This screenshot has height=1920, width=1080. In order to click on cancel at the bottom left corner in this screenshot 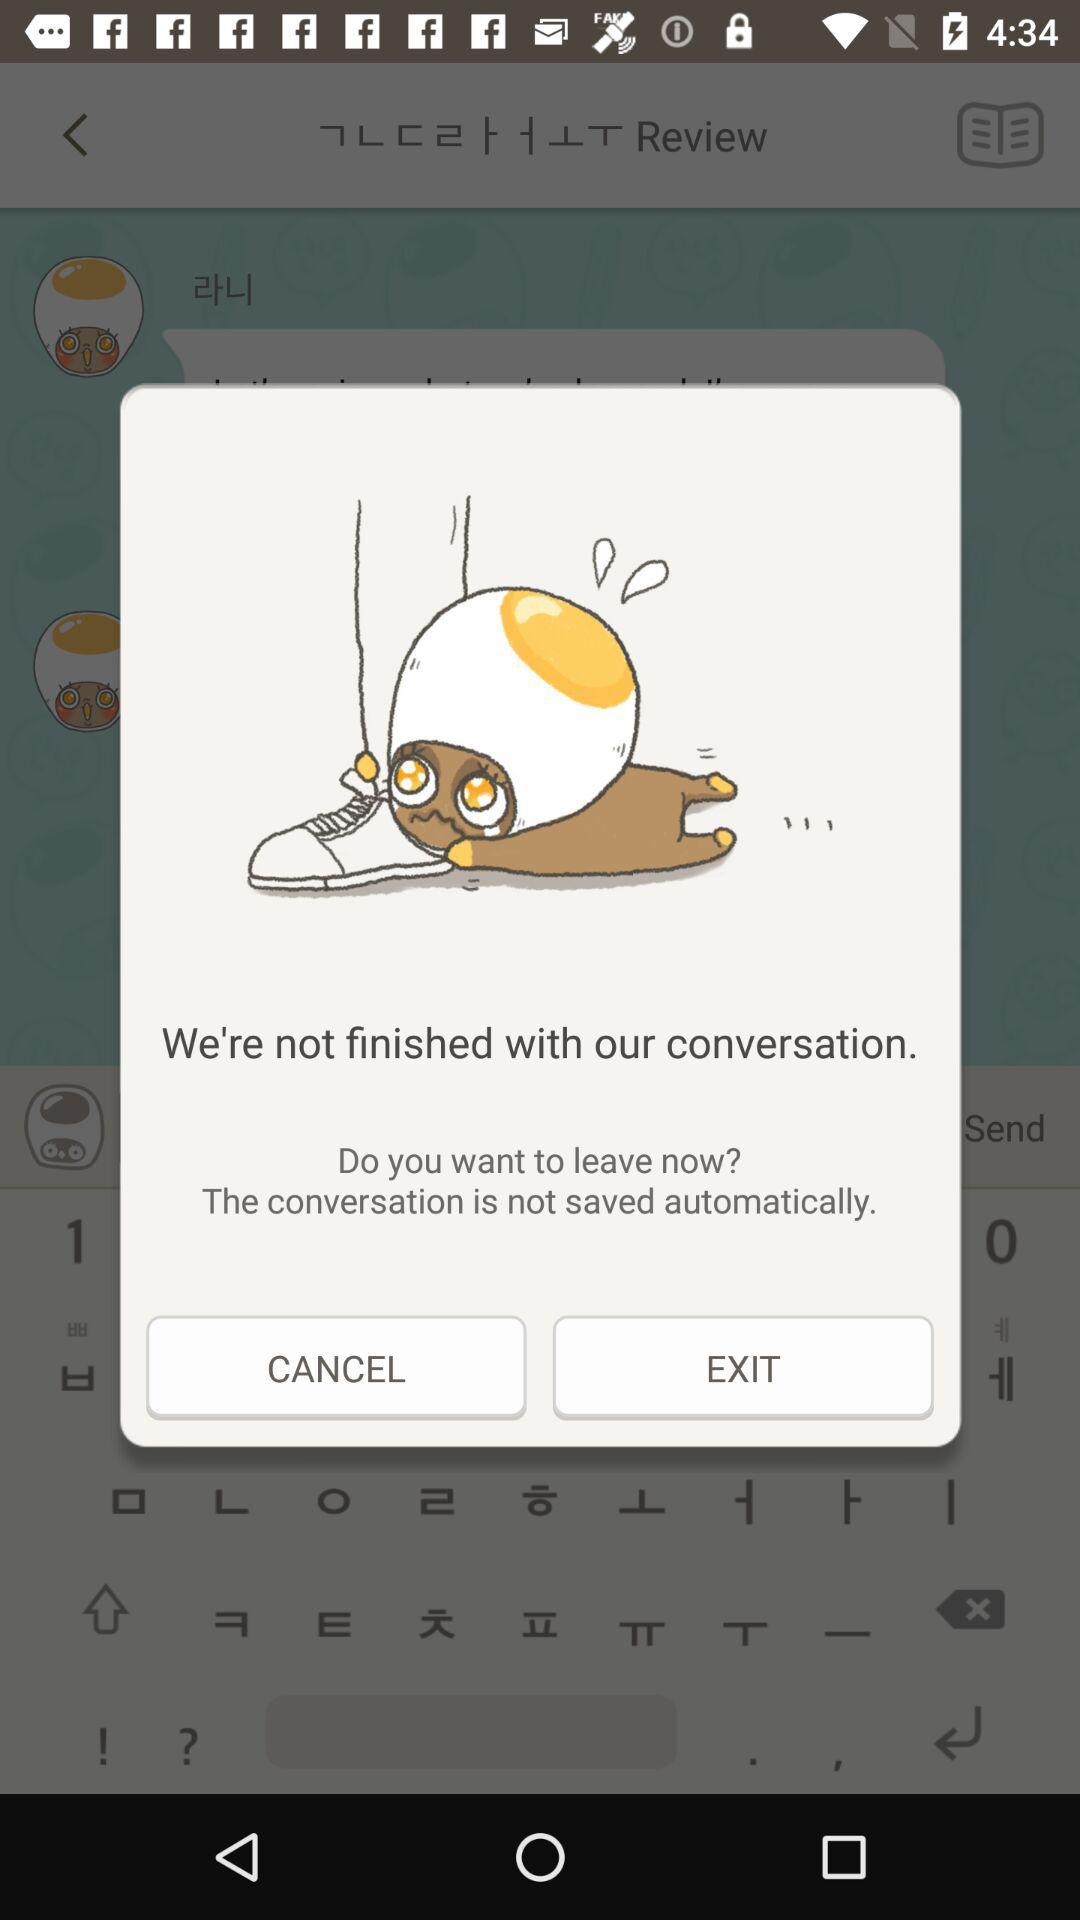, I will do `click(335, 1367)`.